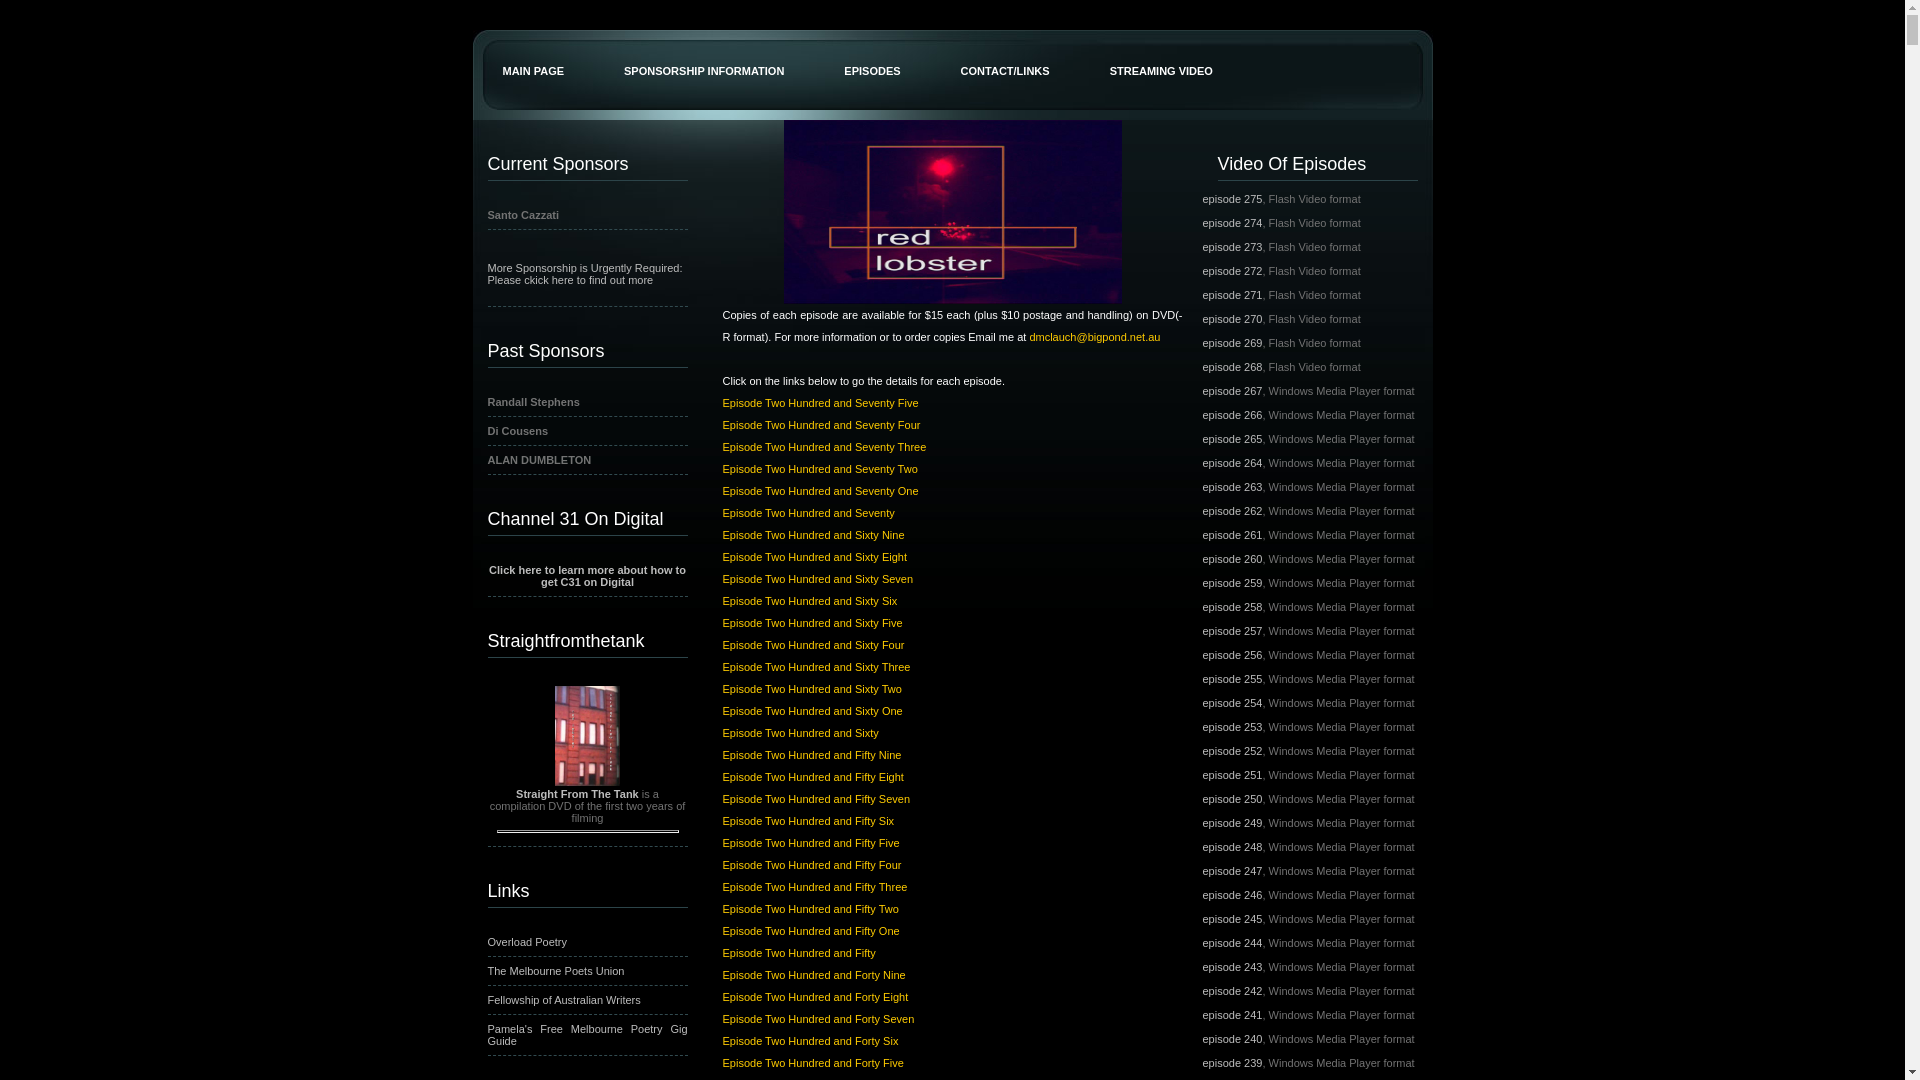 Image resolution: width=1920 pixels, height=1080 pixels. Describe the element at coordinates (1200, 870) in the screenshot. I see `'episode 247'` at that location.